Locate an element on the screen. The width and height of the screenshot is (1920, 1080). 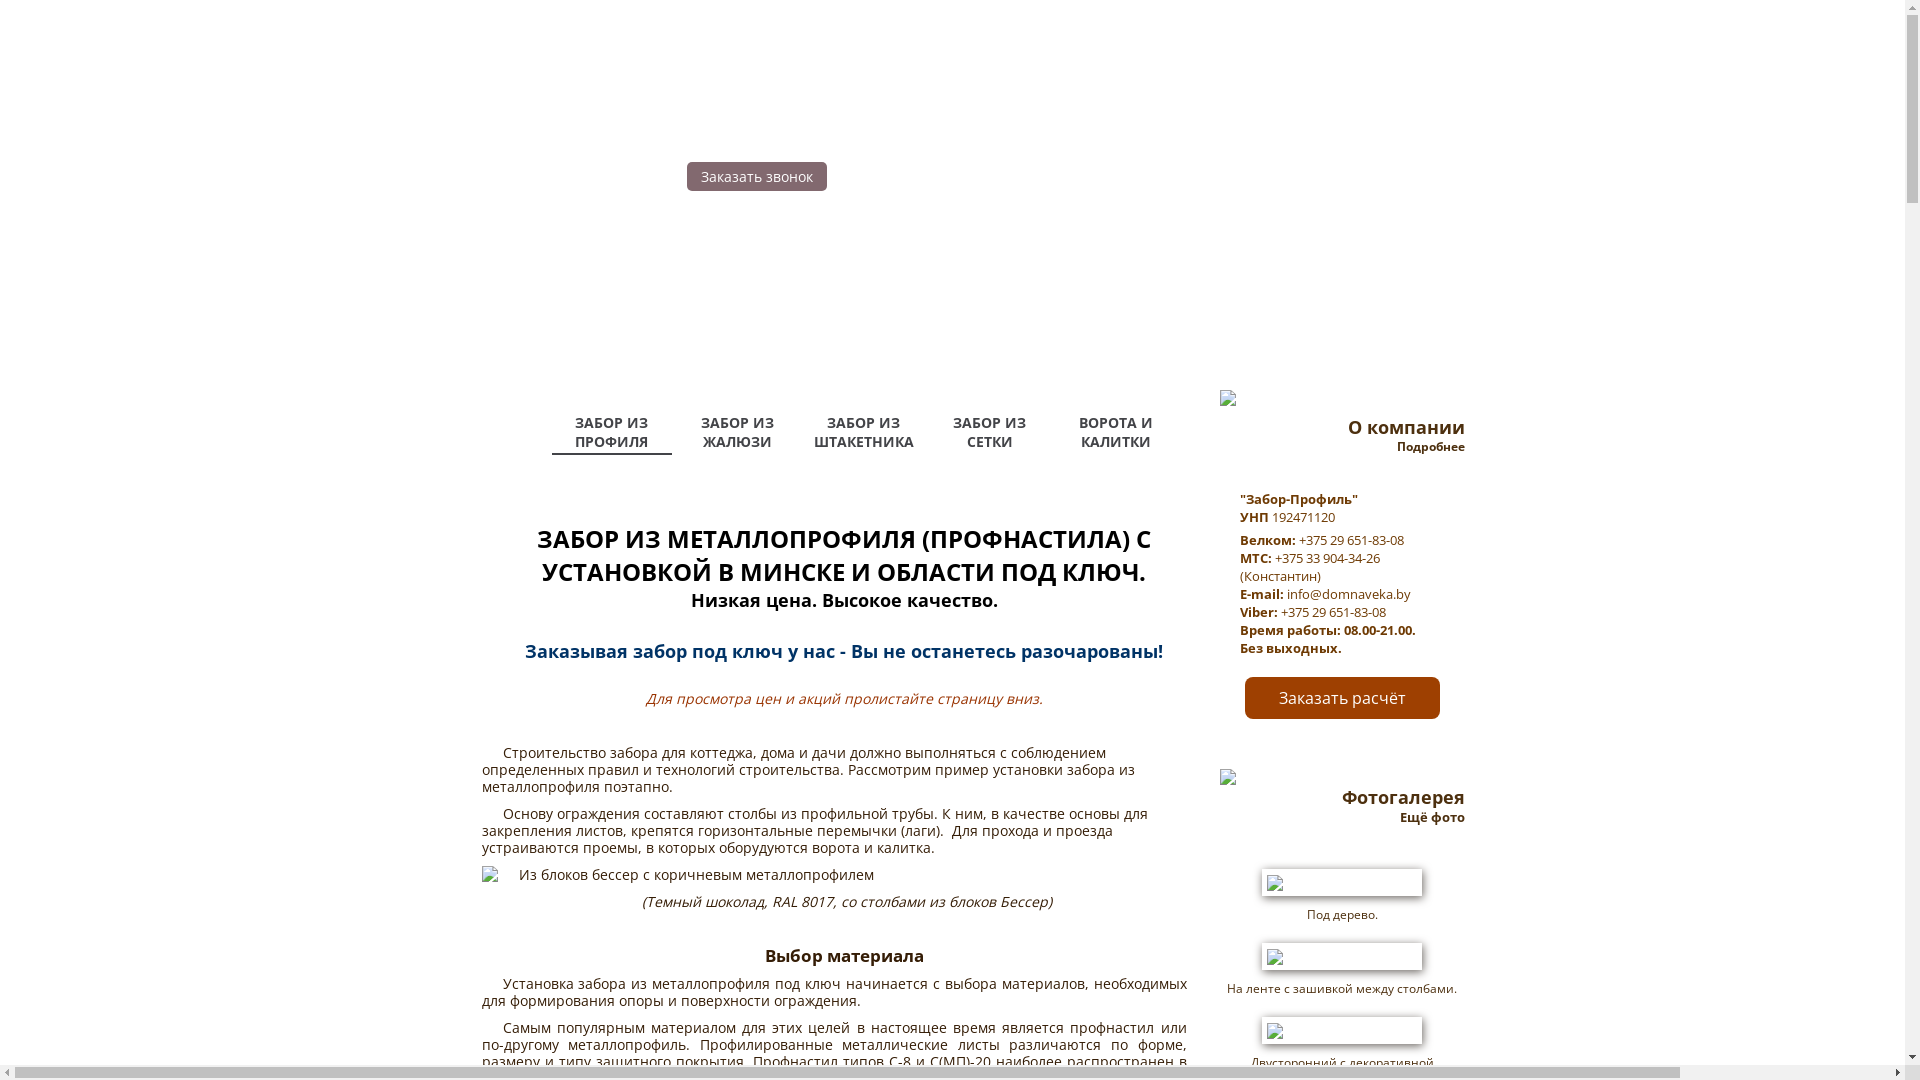
'+375 29 651-83-08' is located at coordinates (1332, 611).